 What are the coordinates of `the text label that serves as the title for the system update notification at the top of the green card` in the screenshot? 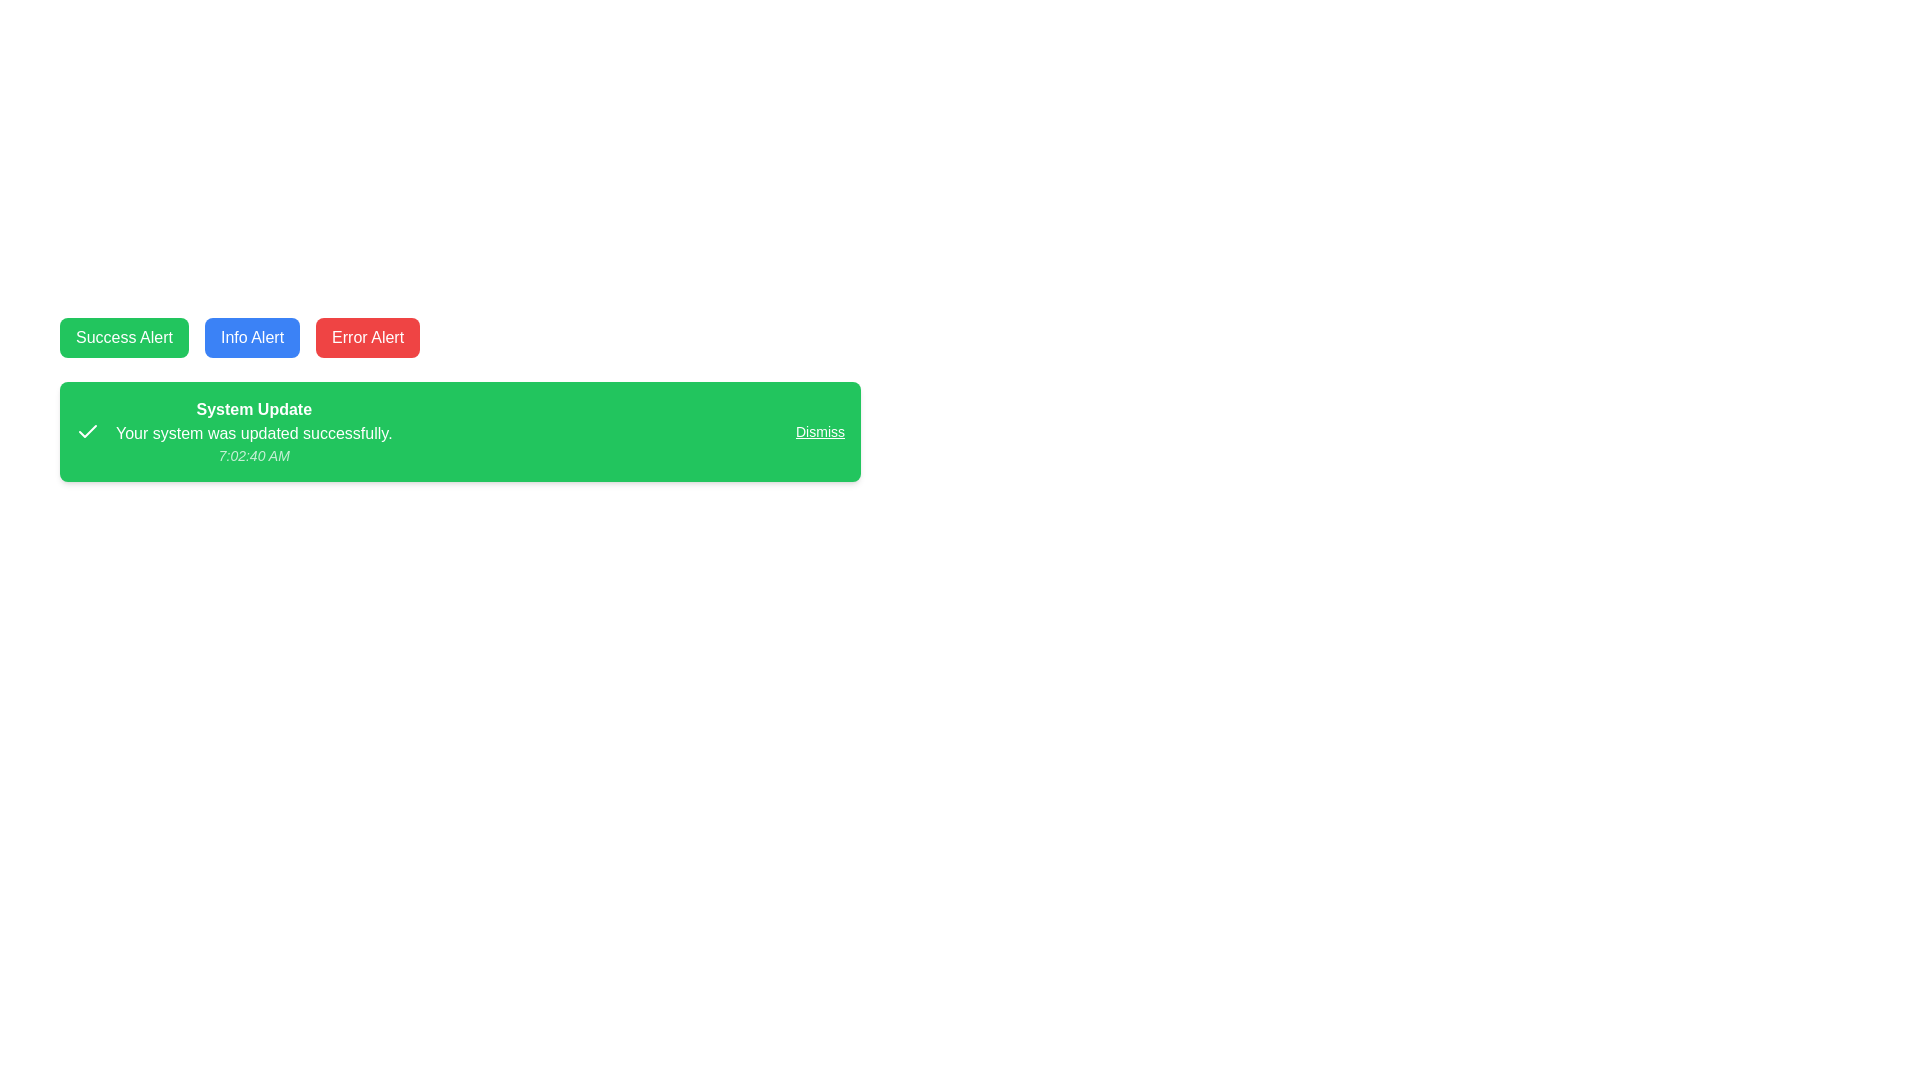 It's located at (253, 408).